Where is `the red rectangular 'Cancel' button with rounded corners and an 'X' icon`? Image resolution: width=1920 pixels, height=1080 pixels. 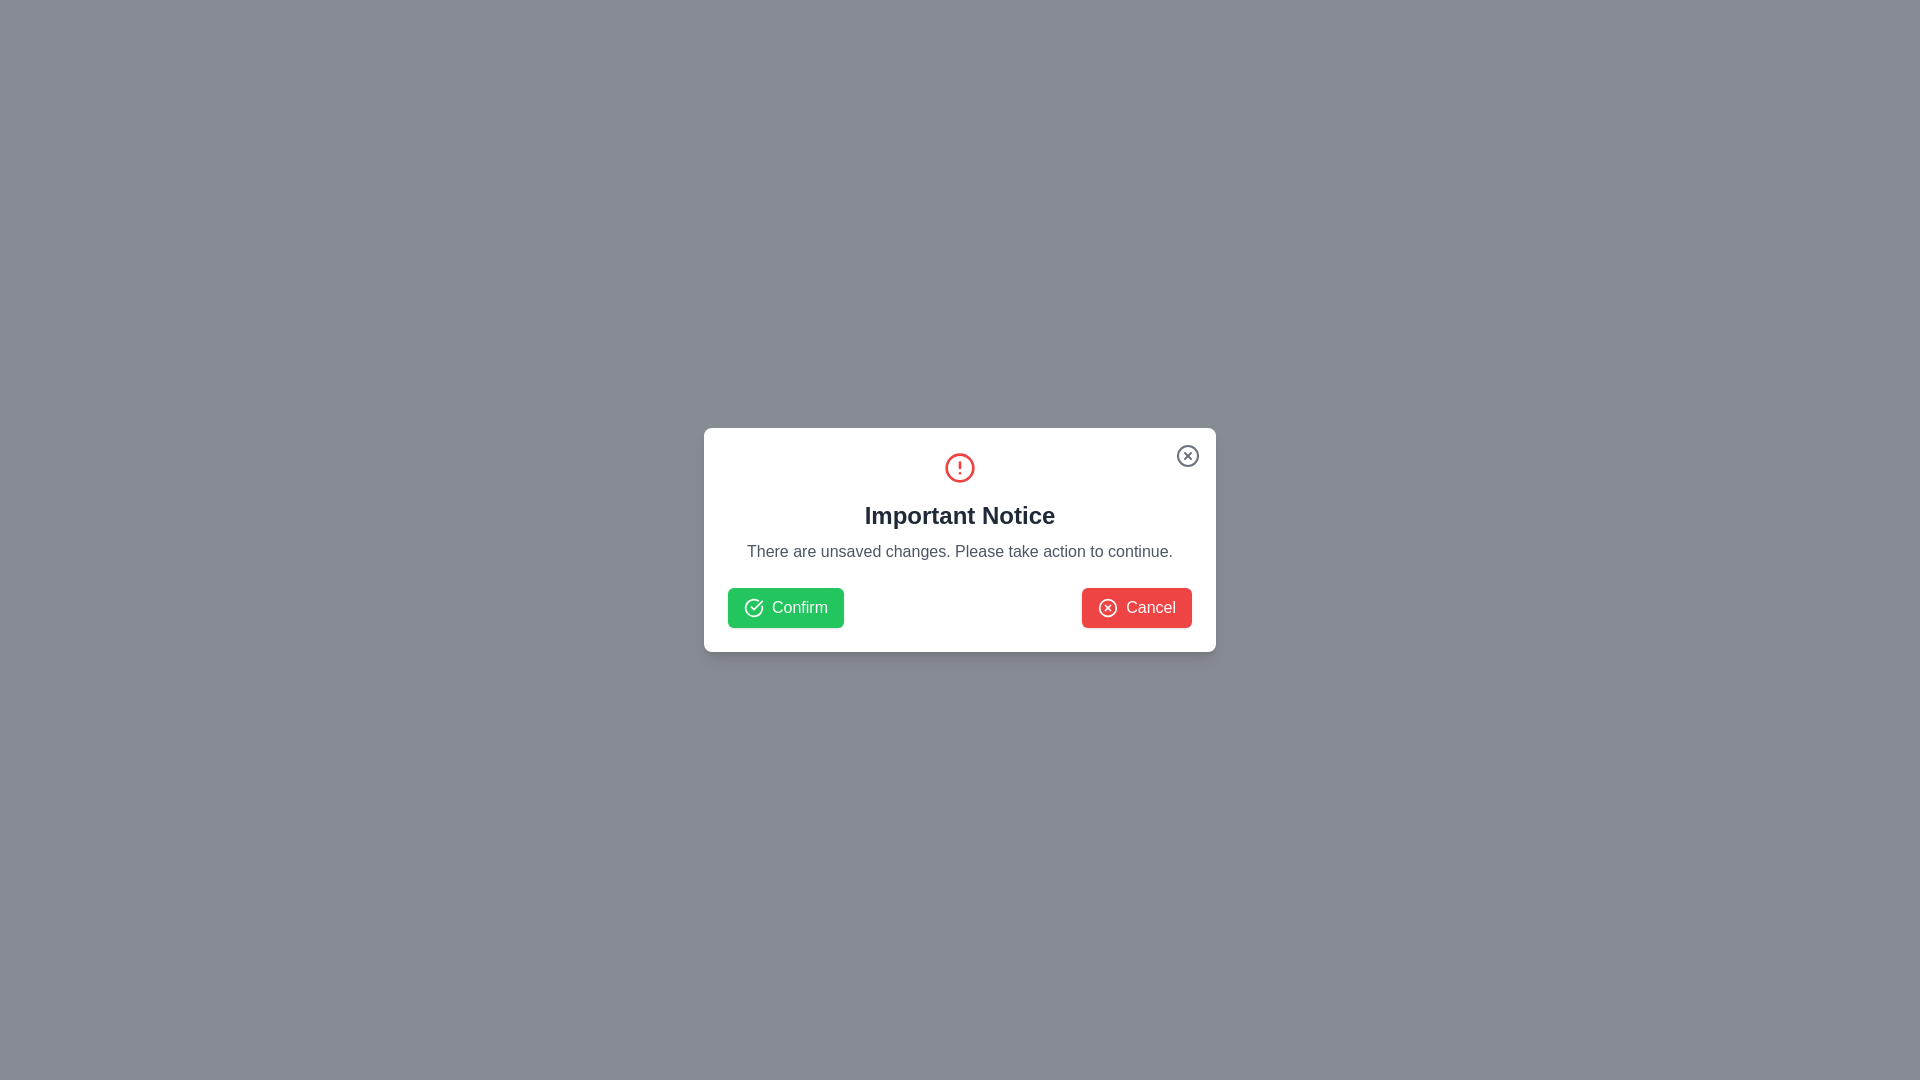
the red rectangular 'Cancel' button with rounded corners and an 'X' icon is located at coordinates (1137, 607).